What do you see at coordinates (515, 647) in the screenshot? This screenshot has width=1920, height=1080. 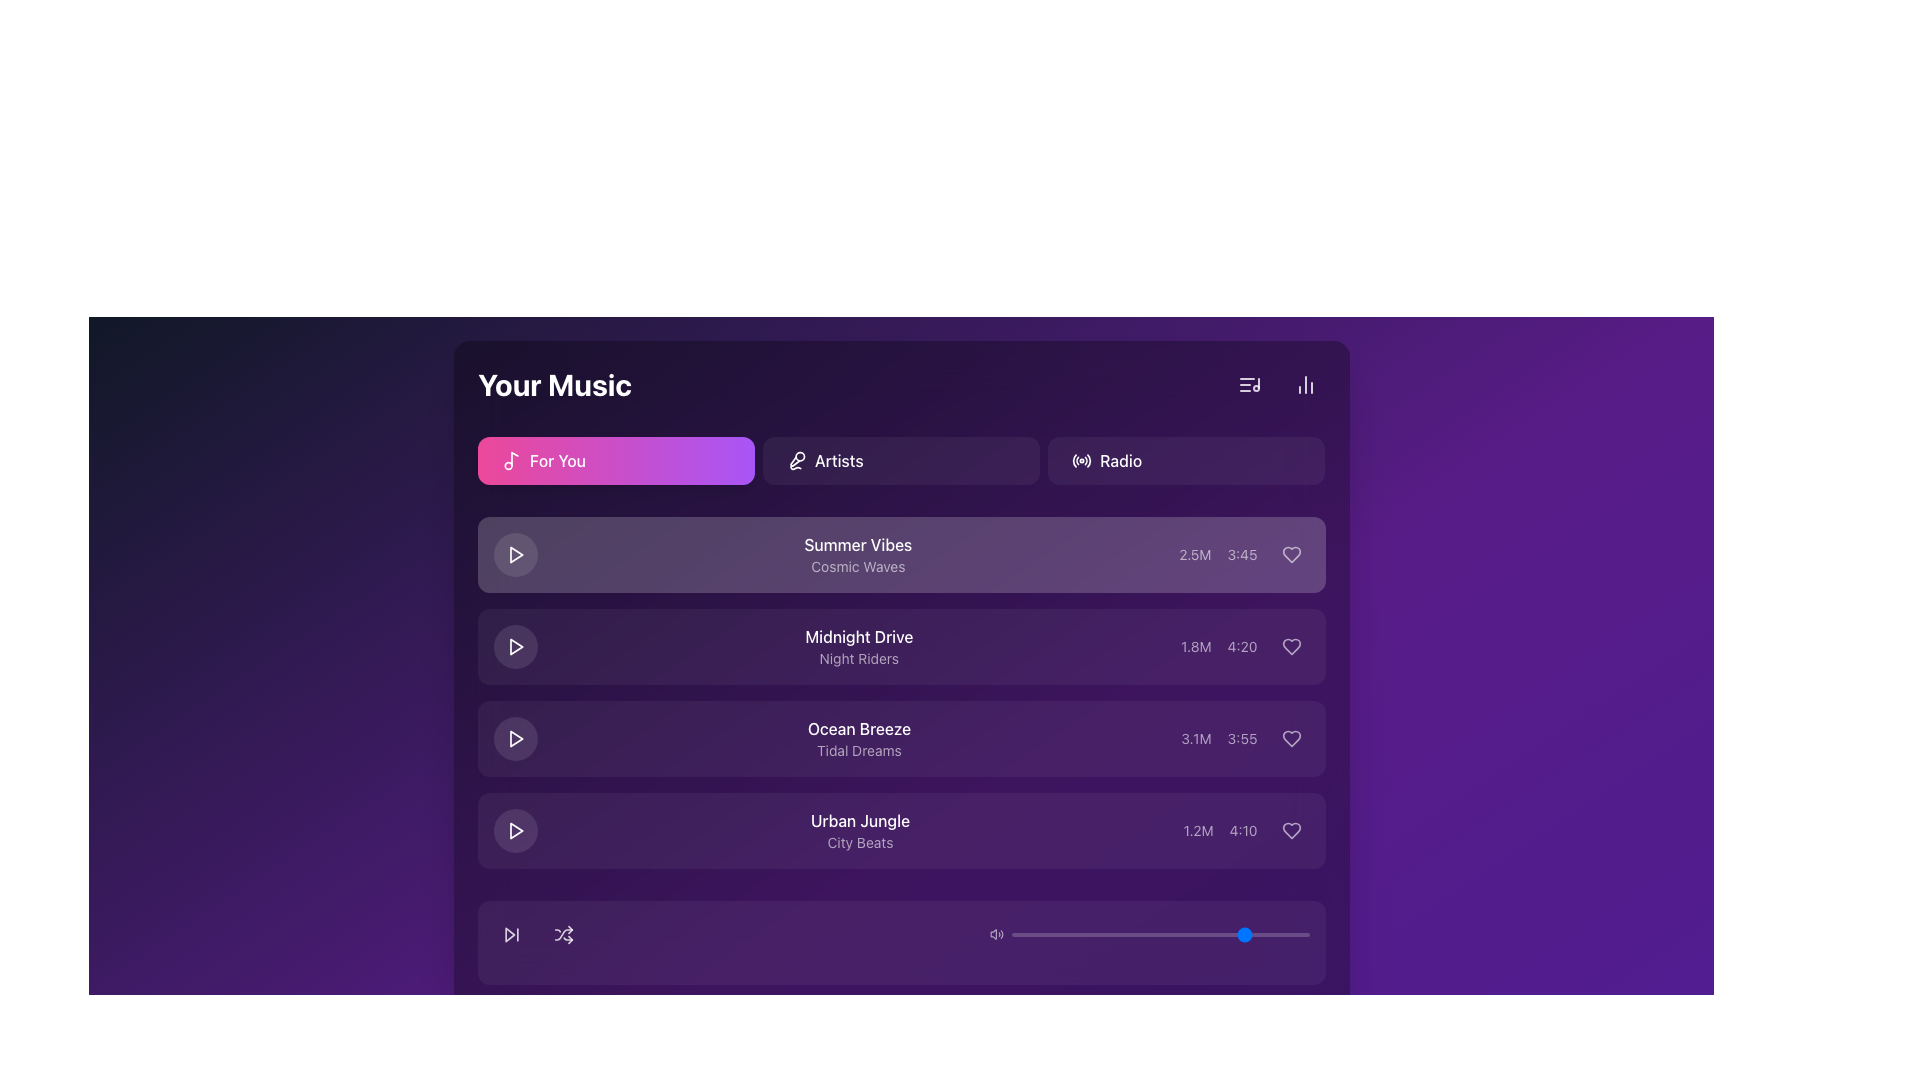 I see `the play button icon for the song 'Midnight Drive' to initiate playback` at bounding box center [515, 647].